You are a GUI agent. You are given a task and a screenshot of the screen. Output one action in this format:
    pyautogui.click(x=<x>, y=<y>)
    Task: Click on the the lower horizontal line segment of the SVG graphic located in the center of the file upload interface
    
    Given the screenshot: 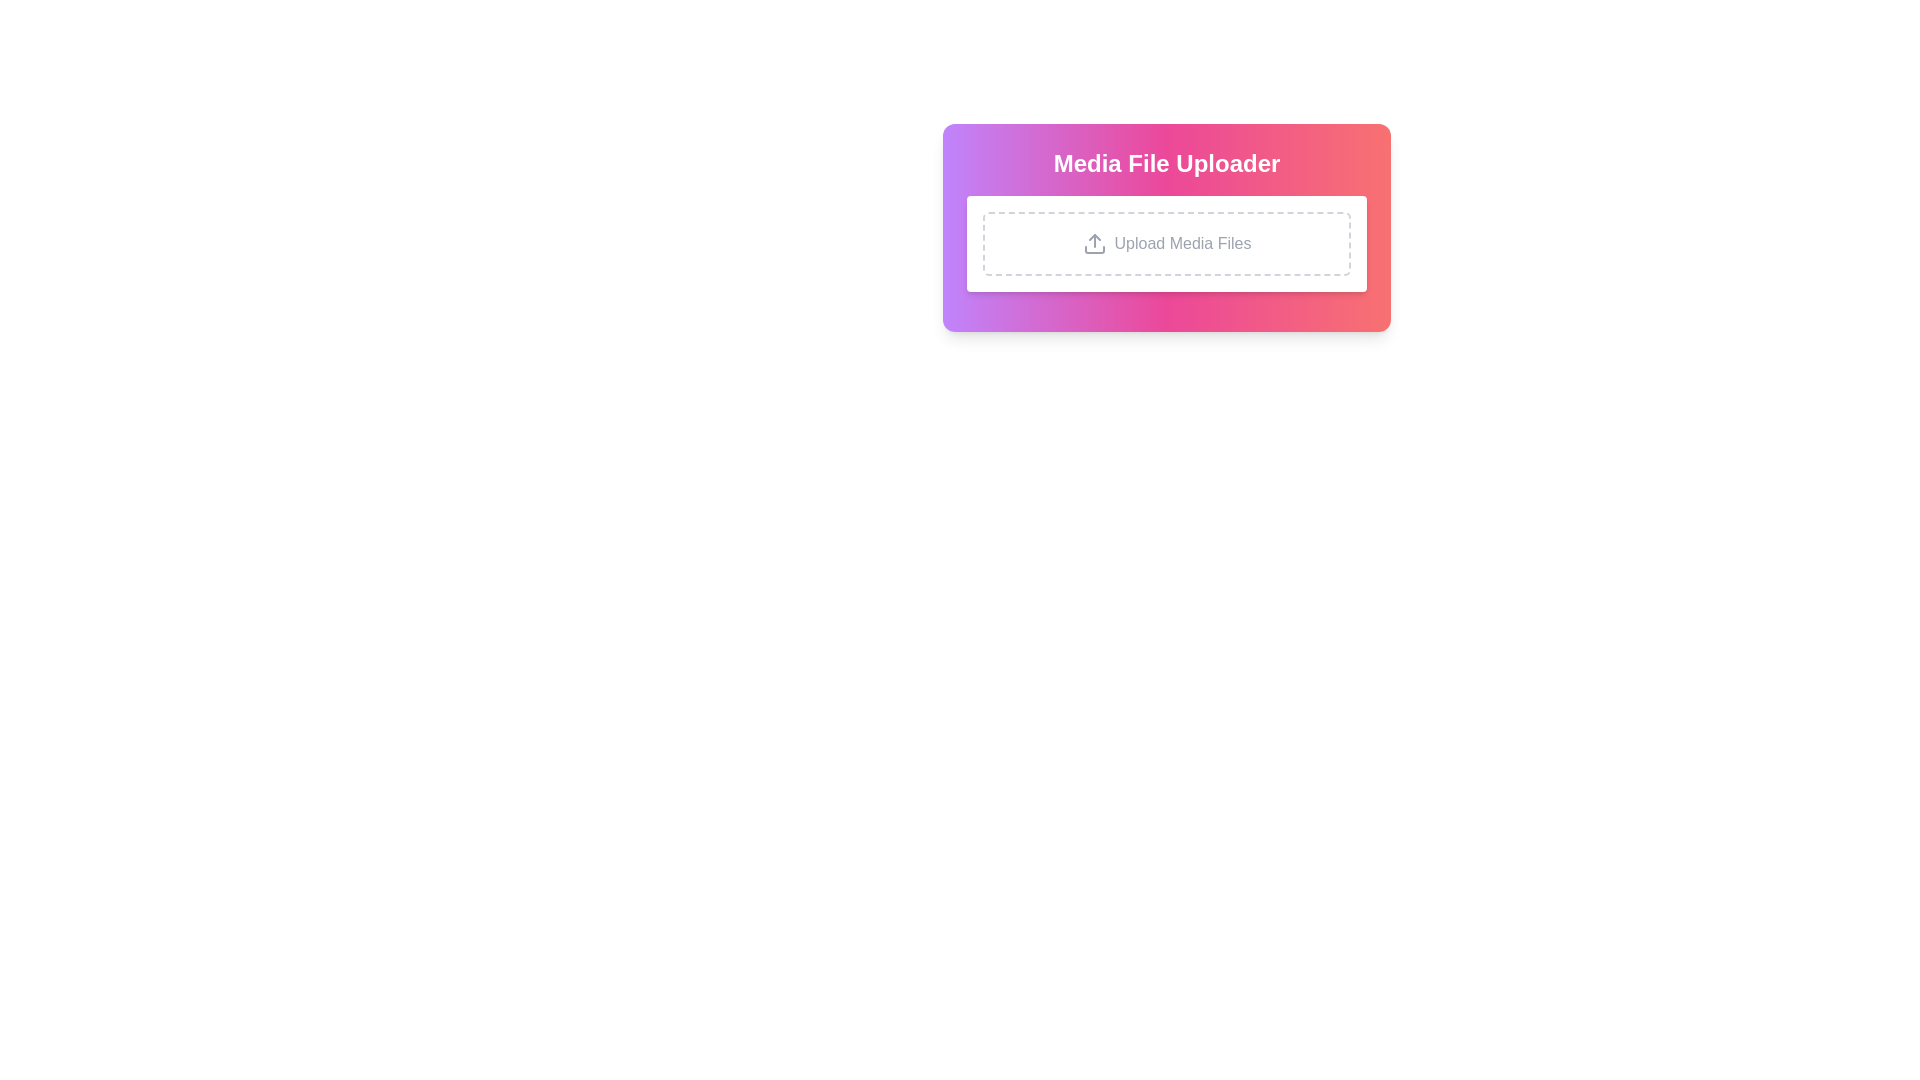 What is the action you would take?
    pyautogui.click(x=1093, y=249)
    